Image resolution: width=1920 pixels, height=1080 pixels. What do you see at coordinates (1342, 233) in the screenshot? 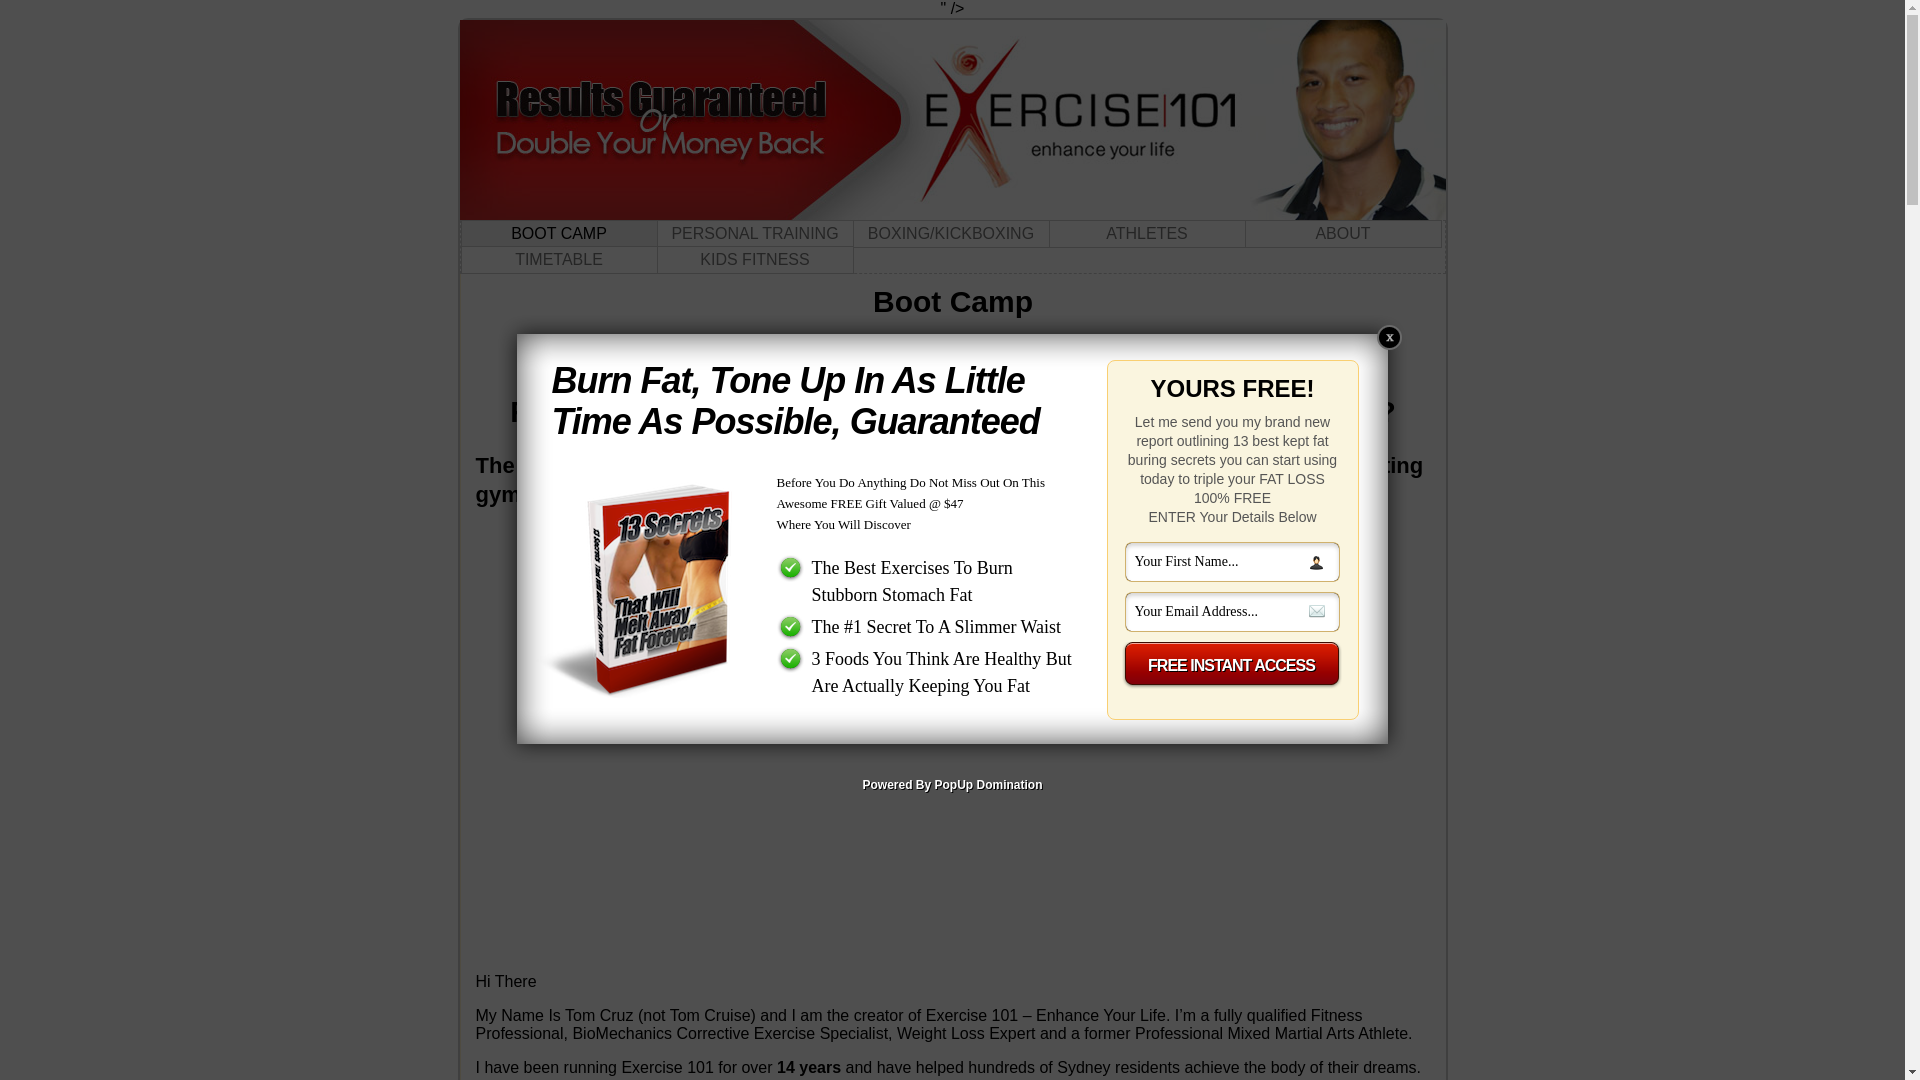
I see `'ABOUT'` at bounding box center [1342, 233].